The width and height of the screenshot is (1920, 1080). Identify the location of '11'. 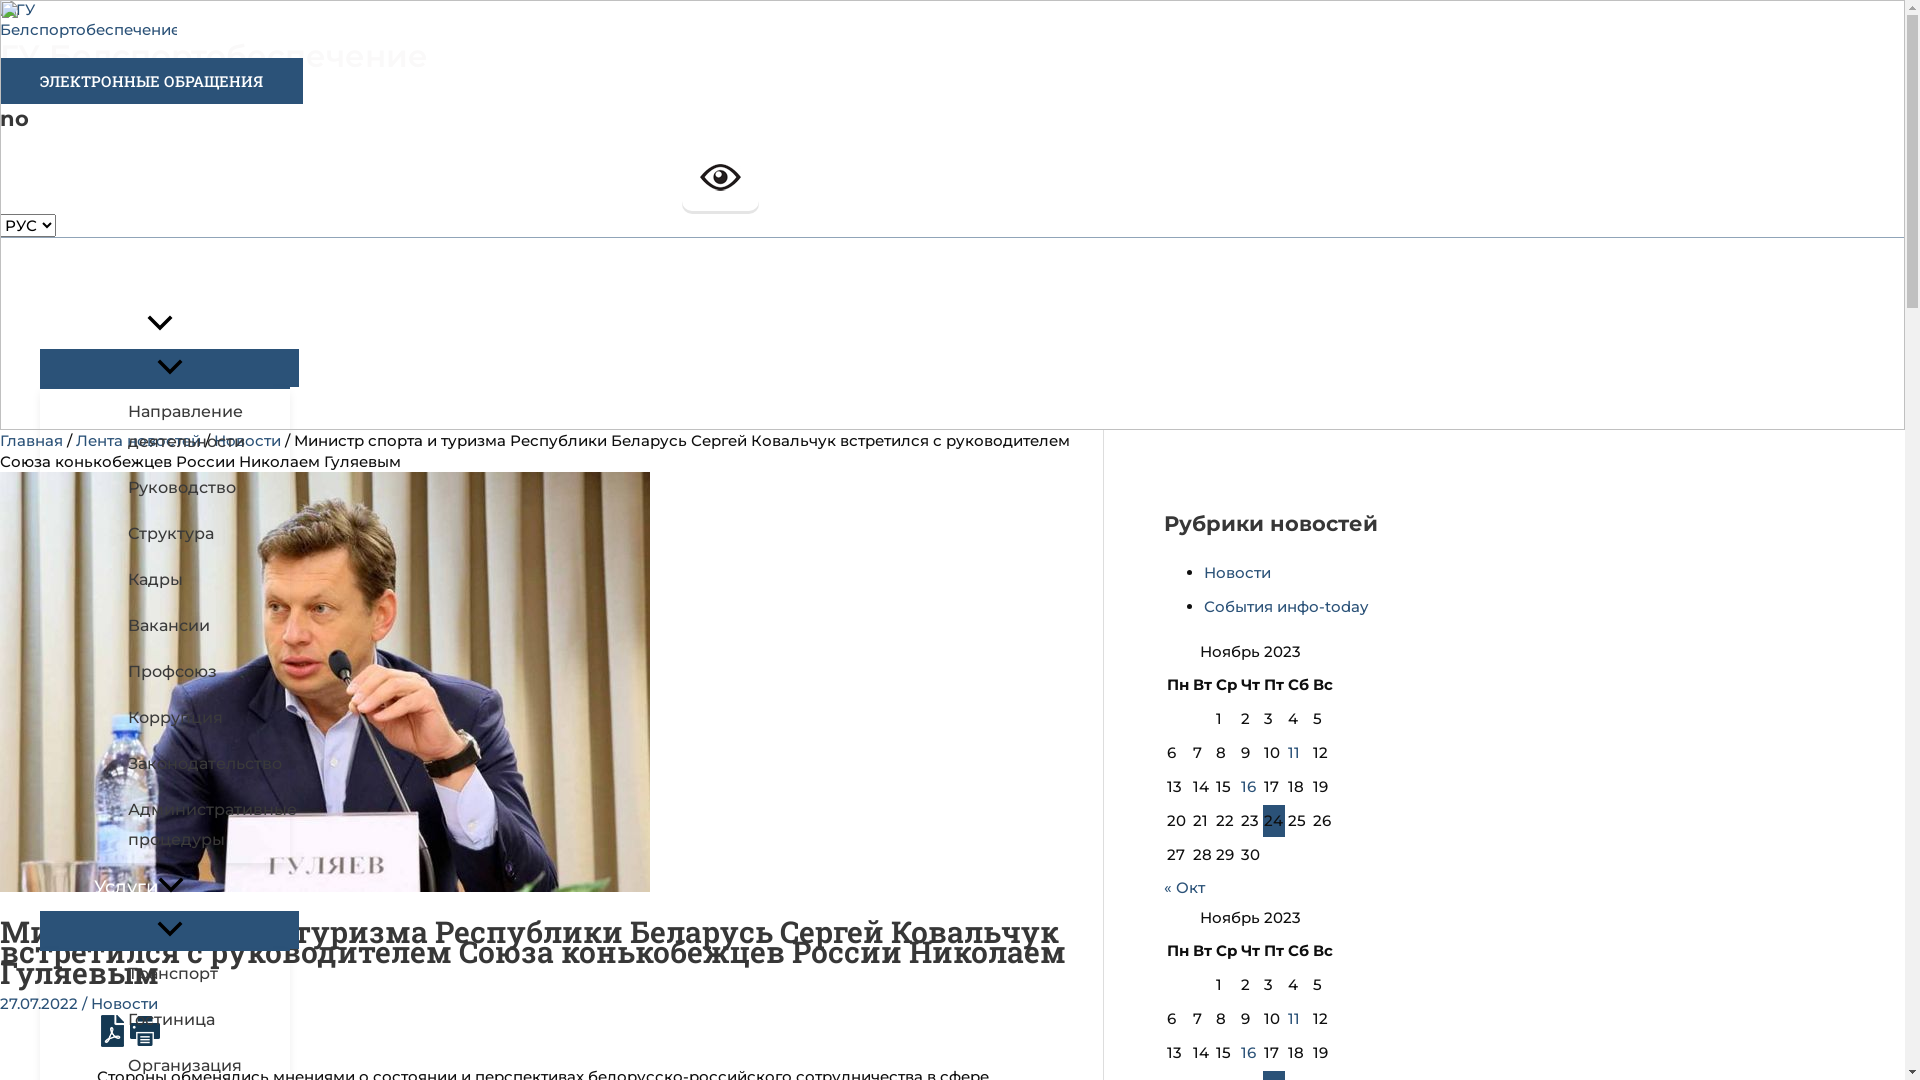
(1294, 1018).